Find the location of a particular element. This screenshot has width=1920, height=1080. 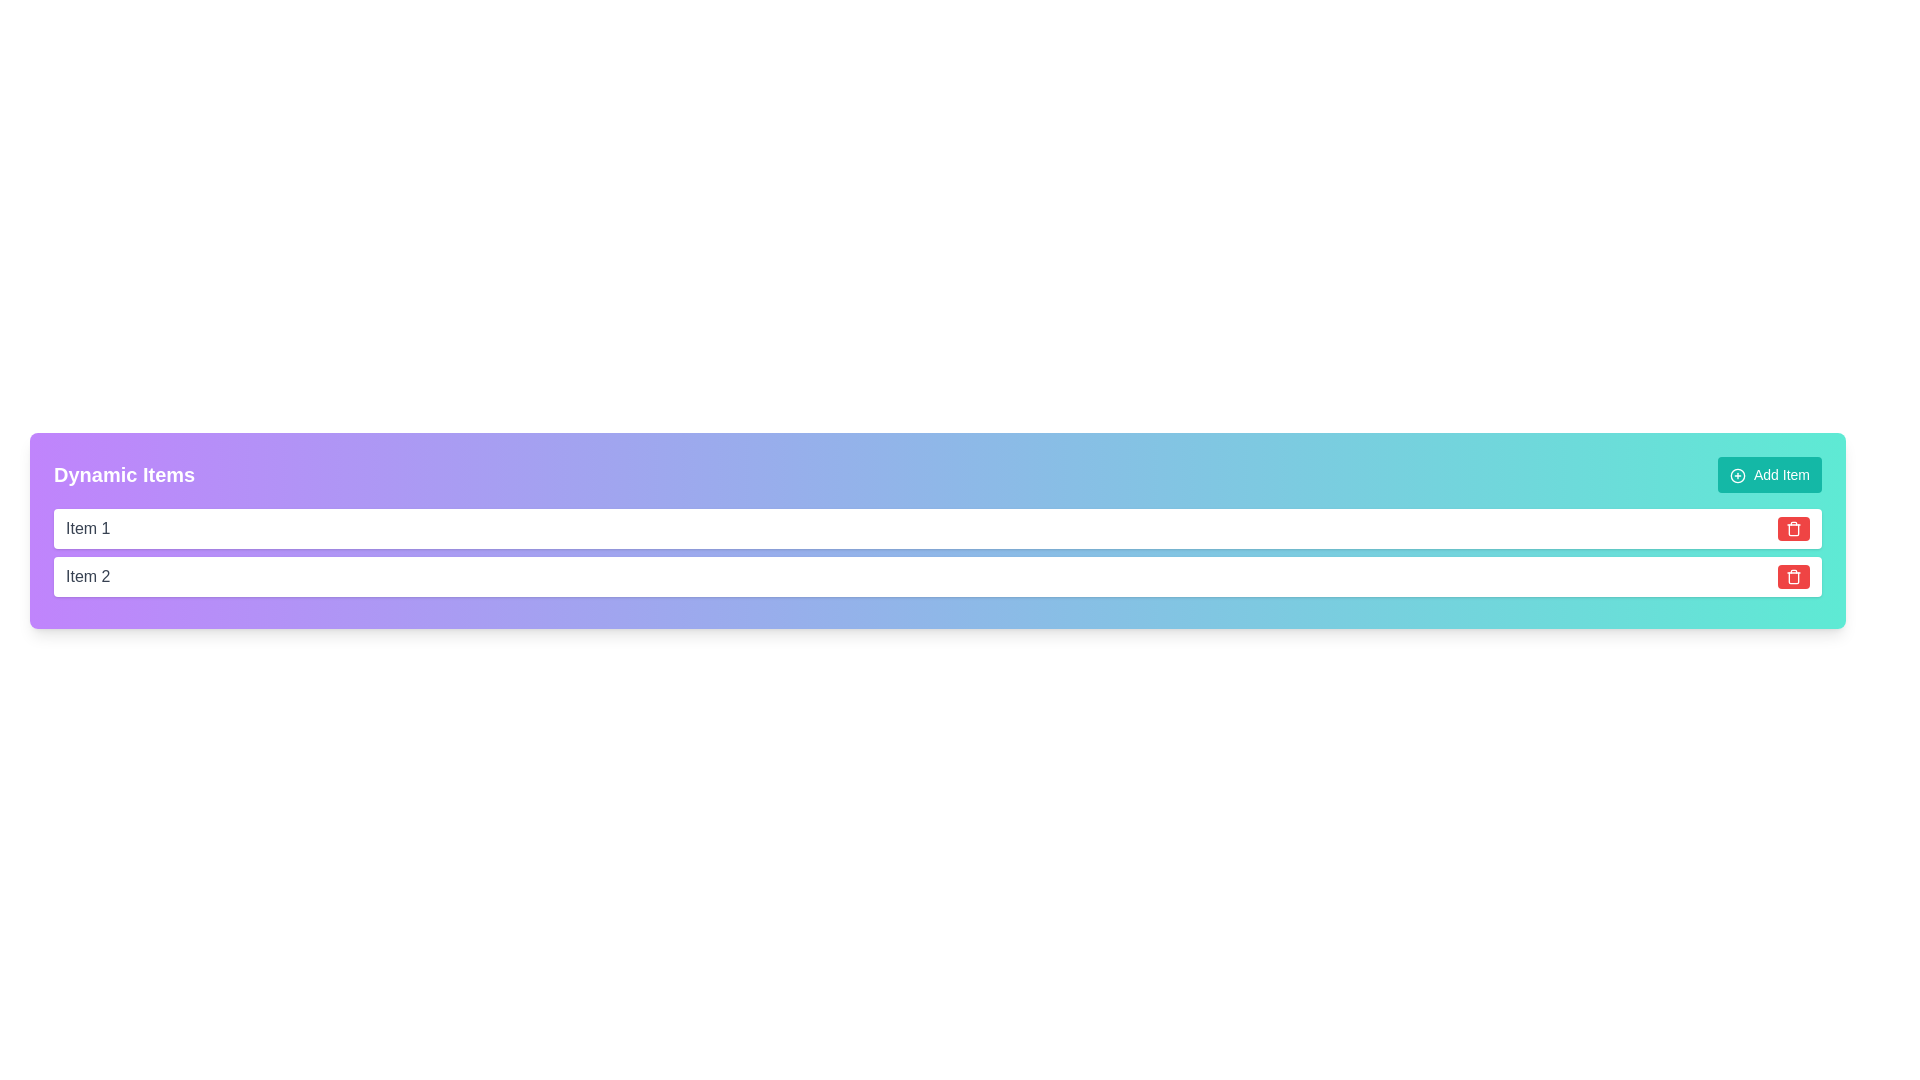

the main body of the trash can in the SVG trash icon located to the right of the 'Item 2' text input field is located at coordinates (1794, 578).